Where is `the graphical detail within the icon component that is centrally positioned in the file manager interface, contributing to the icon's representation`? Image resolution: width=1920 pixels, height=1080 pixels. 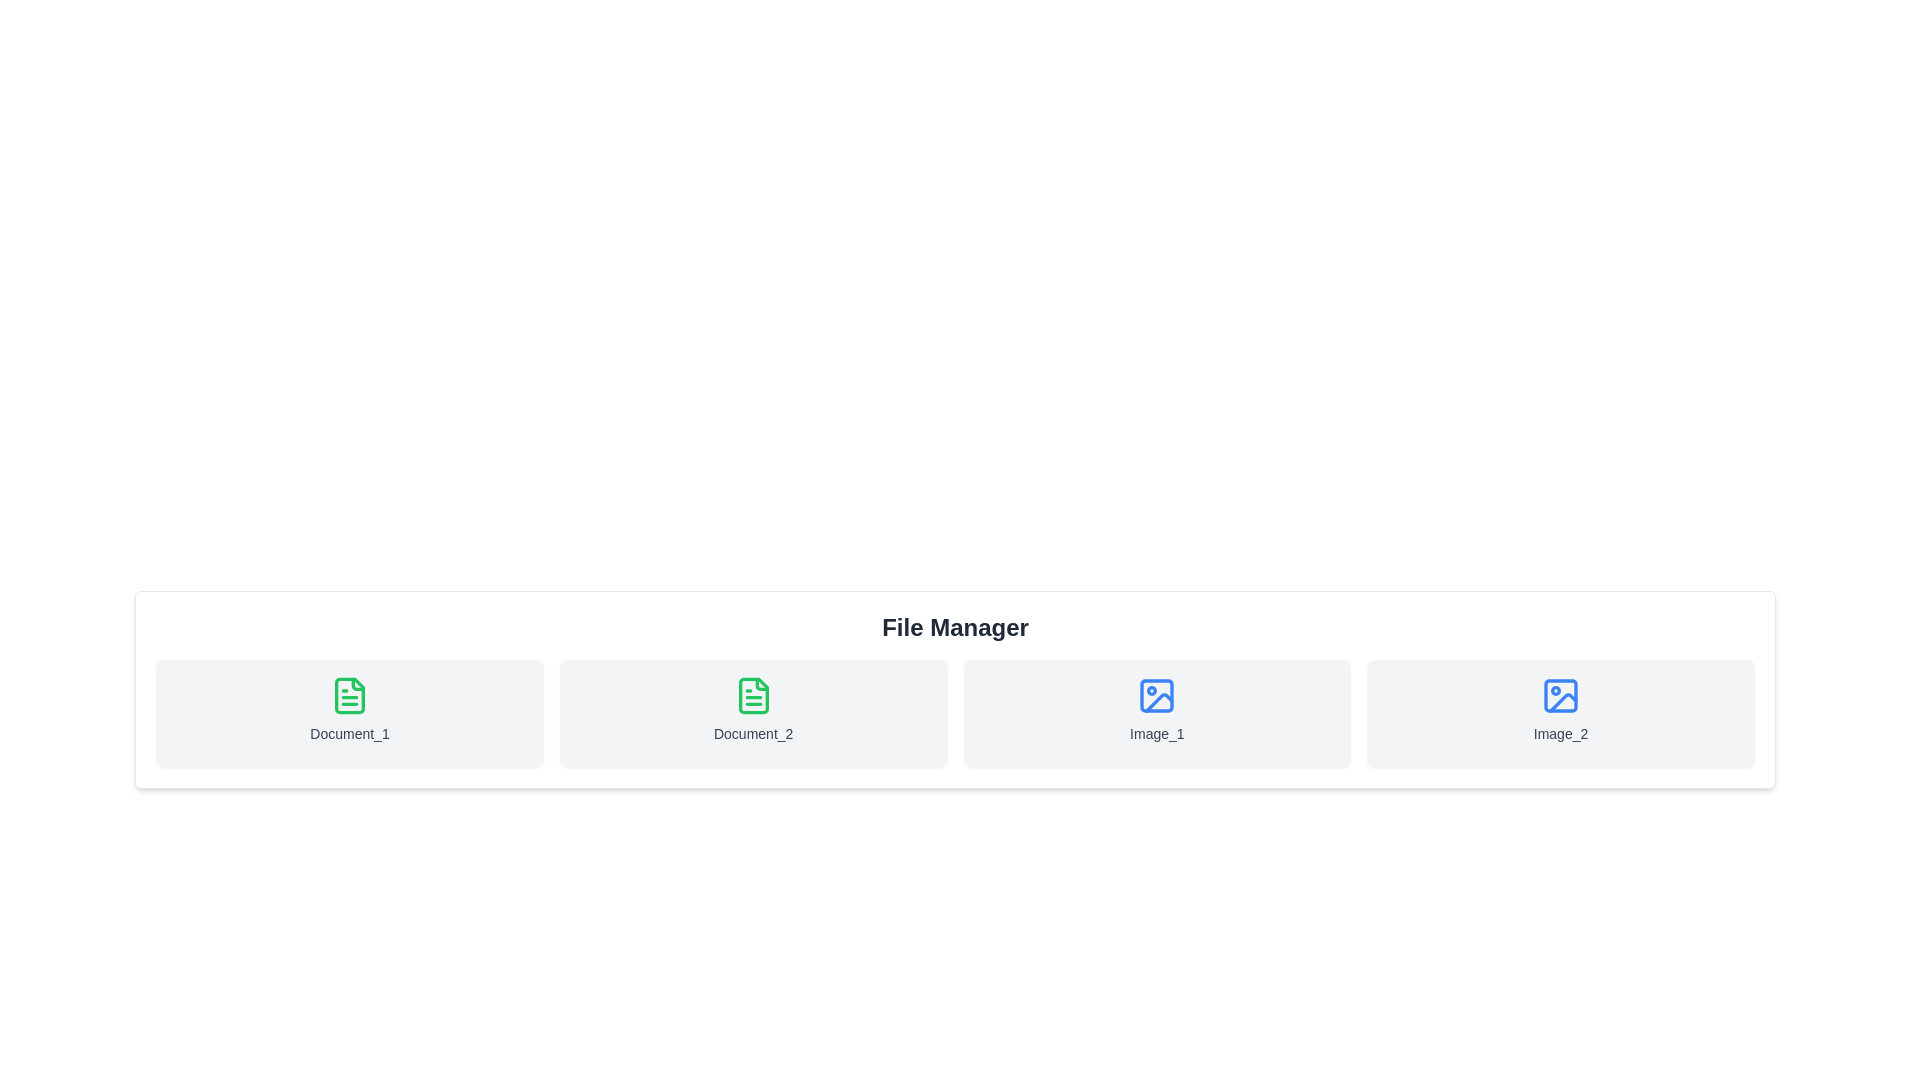 the graphical detail within the icon component that is centrally positioned in the file manager interface, contributing to the icon's representation is located at coordinates (1157, 694).